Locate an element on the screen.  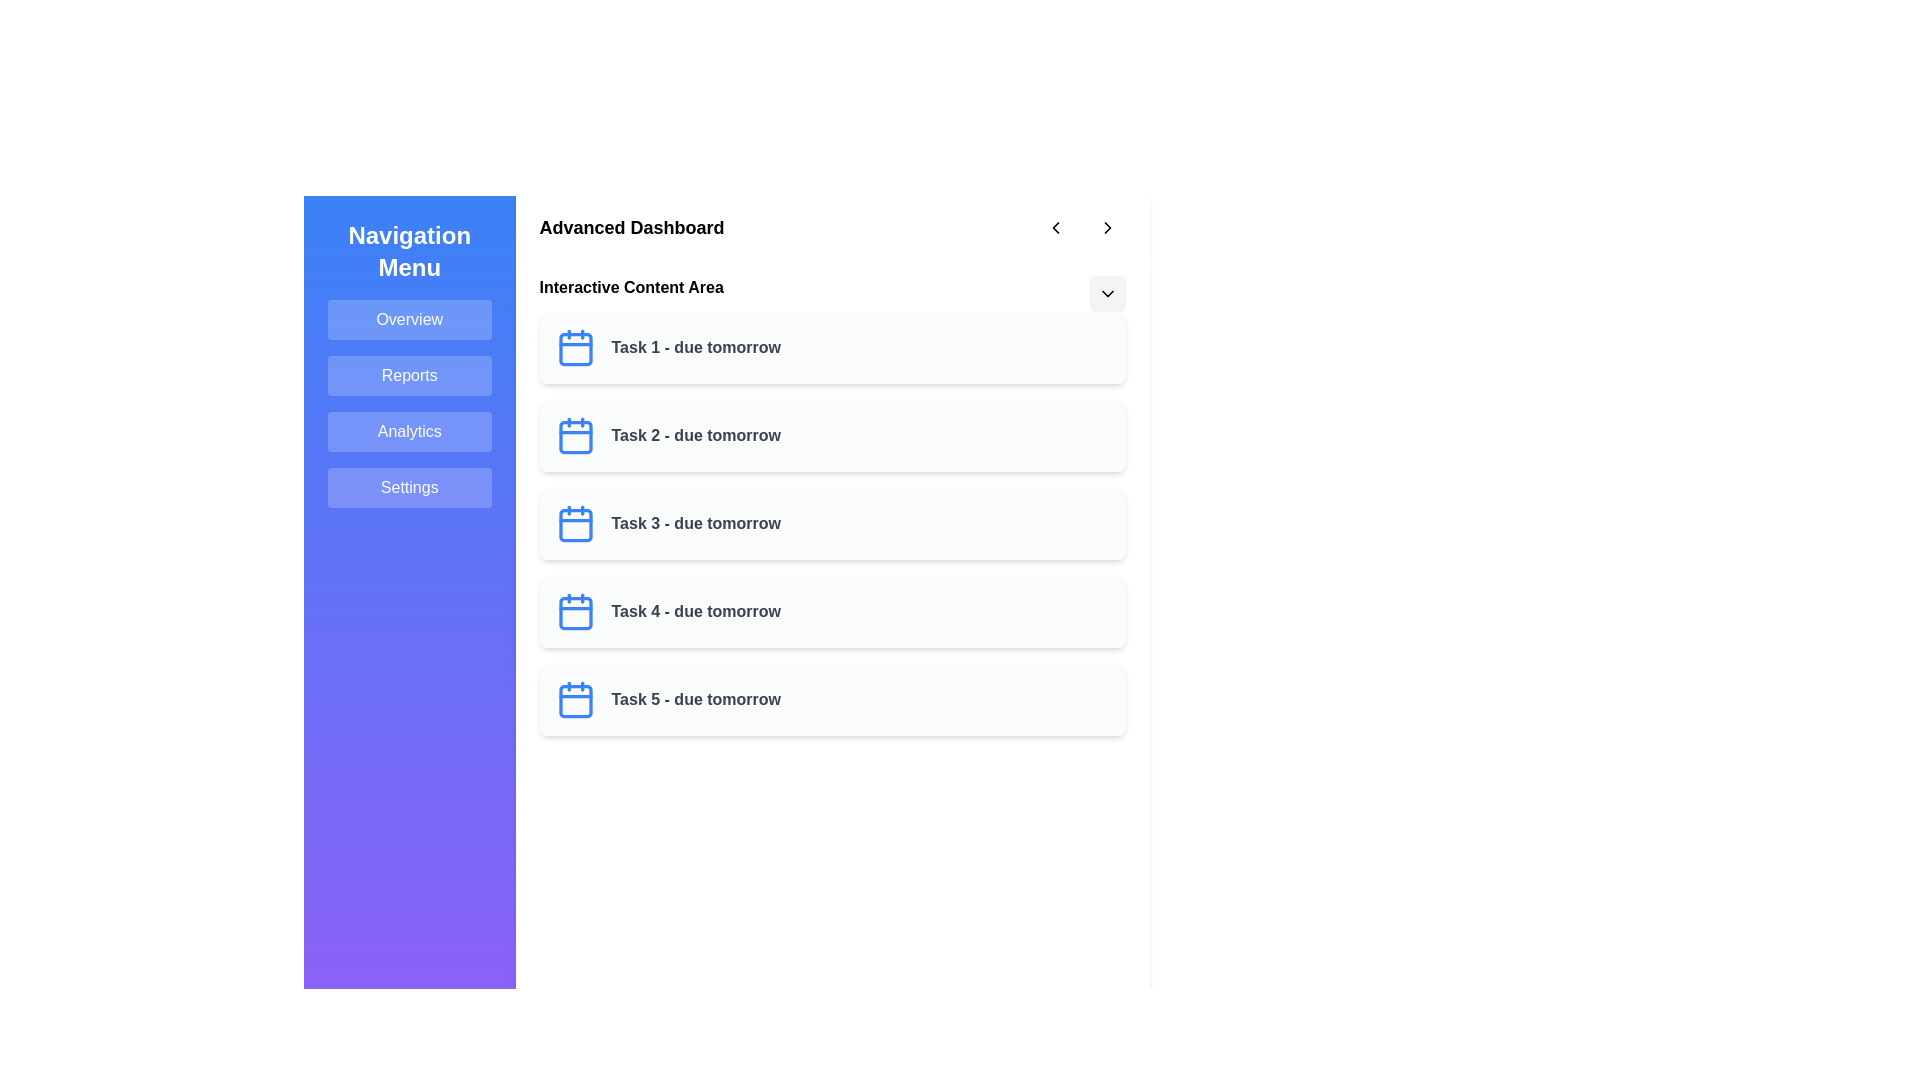
the 'Overview' button, which is a rectangular button with rounded corners and white text on a semi-transparent blue background, to trigger a visual change is located at coordinates (408, 319).